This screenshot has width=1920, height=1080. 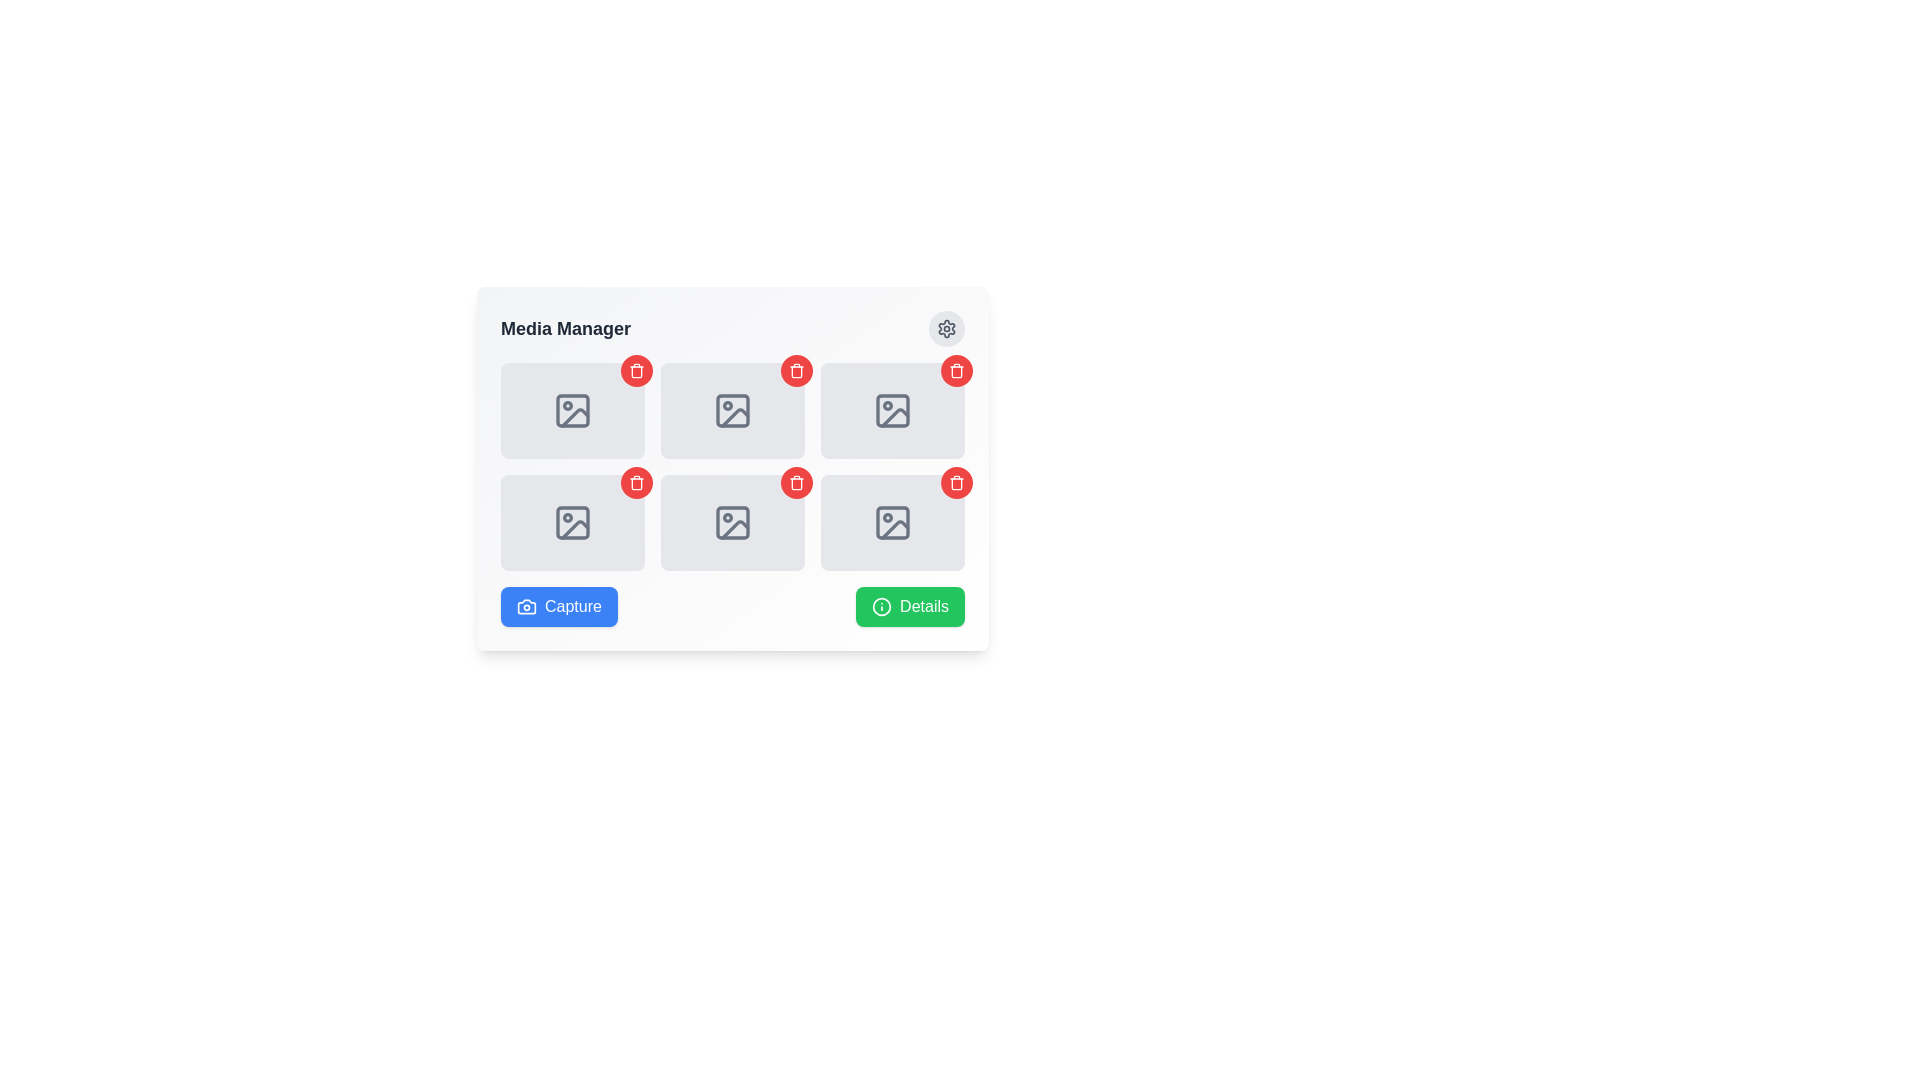 What do you see at coordinates (636, 371) in the screenshot?
I see `the delete icon located in the second row and first column of the grid structure` at bounding box center [636, 371].